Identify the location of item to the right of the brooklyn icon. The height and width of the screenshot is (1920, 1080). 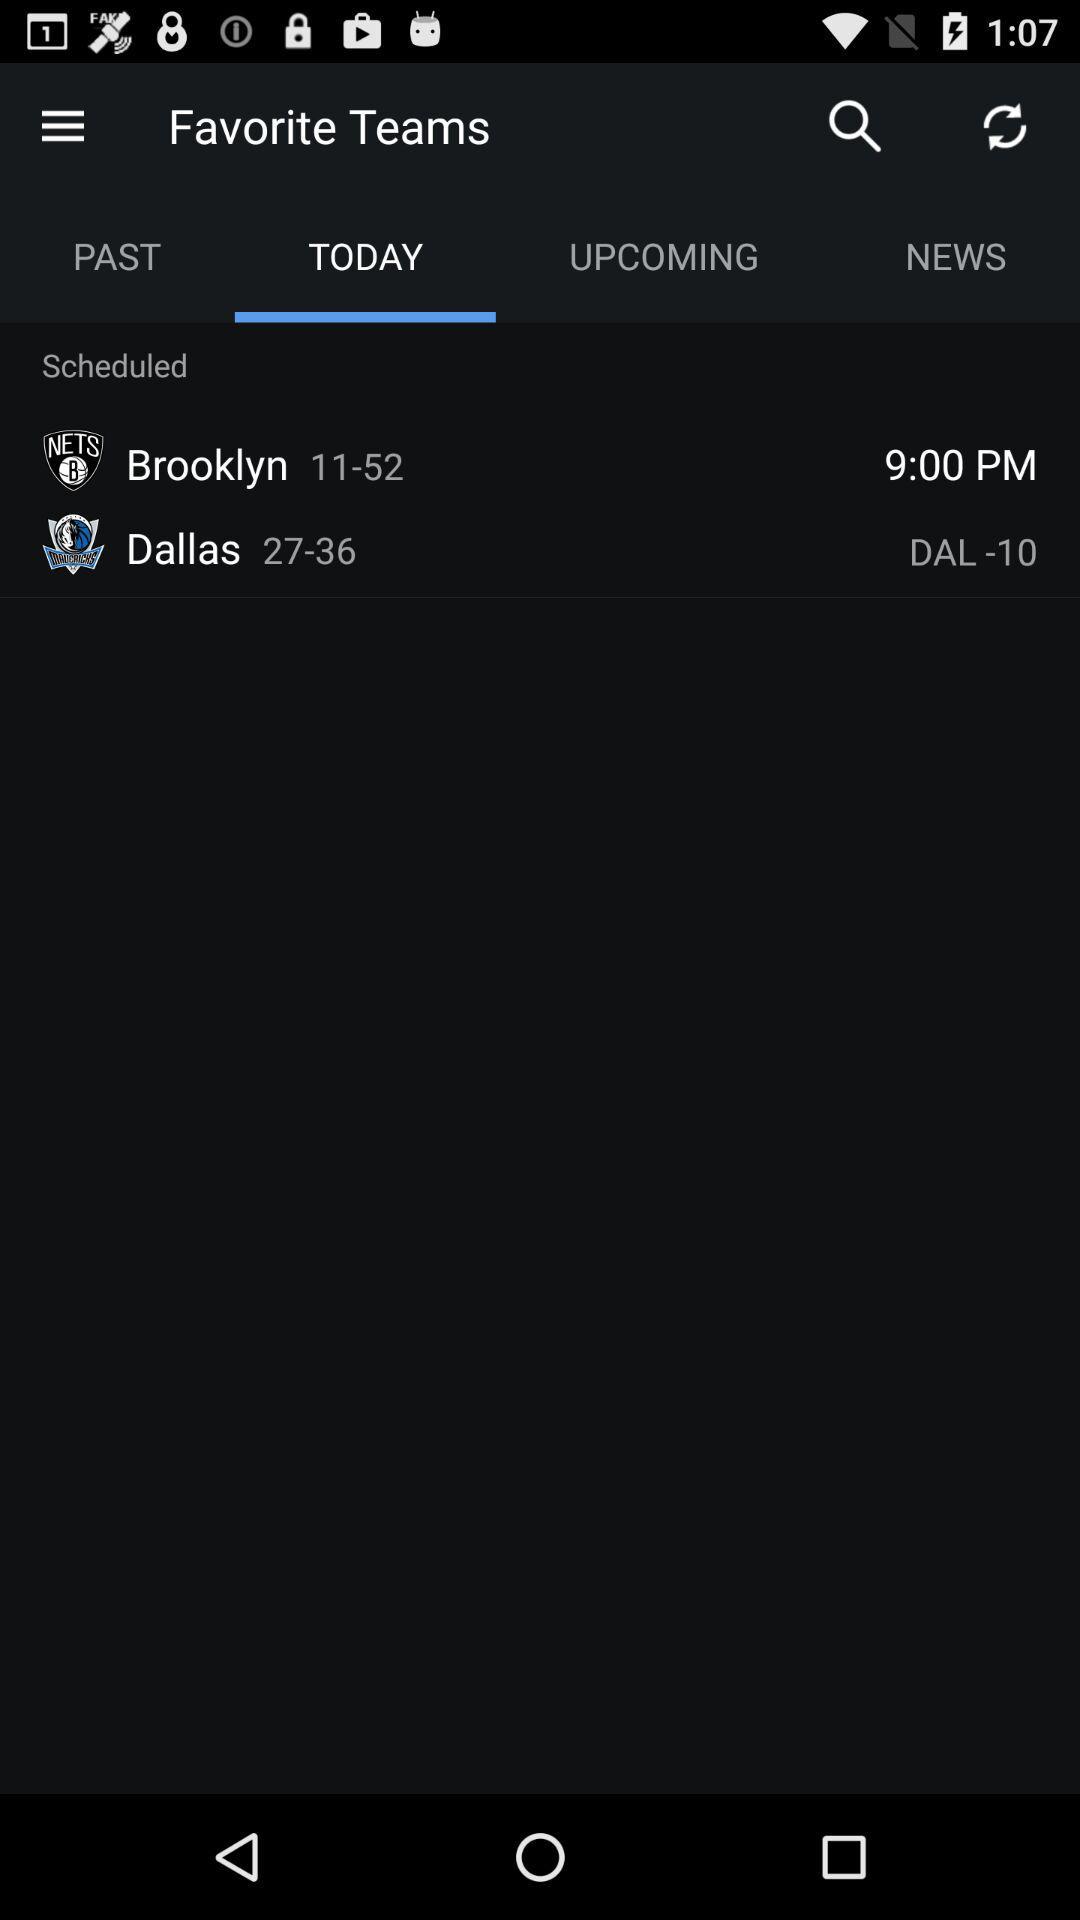
(356, 464).